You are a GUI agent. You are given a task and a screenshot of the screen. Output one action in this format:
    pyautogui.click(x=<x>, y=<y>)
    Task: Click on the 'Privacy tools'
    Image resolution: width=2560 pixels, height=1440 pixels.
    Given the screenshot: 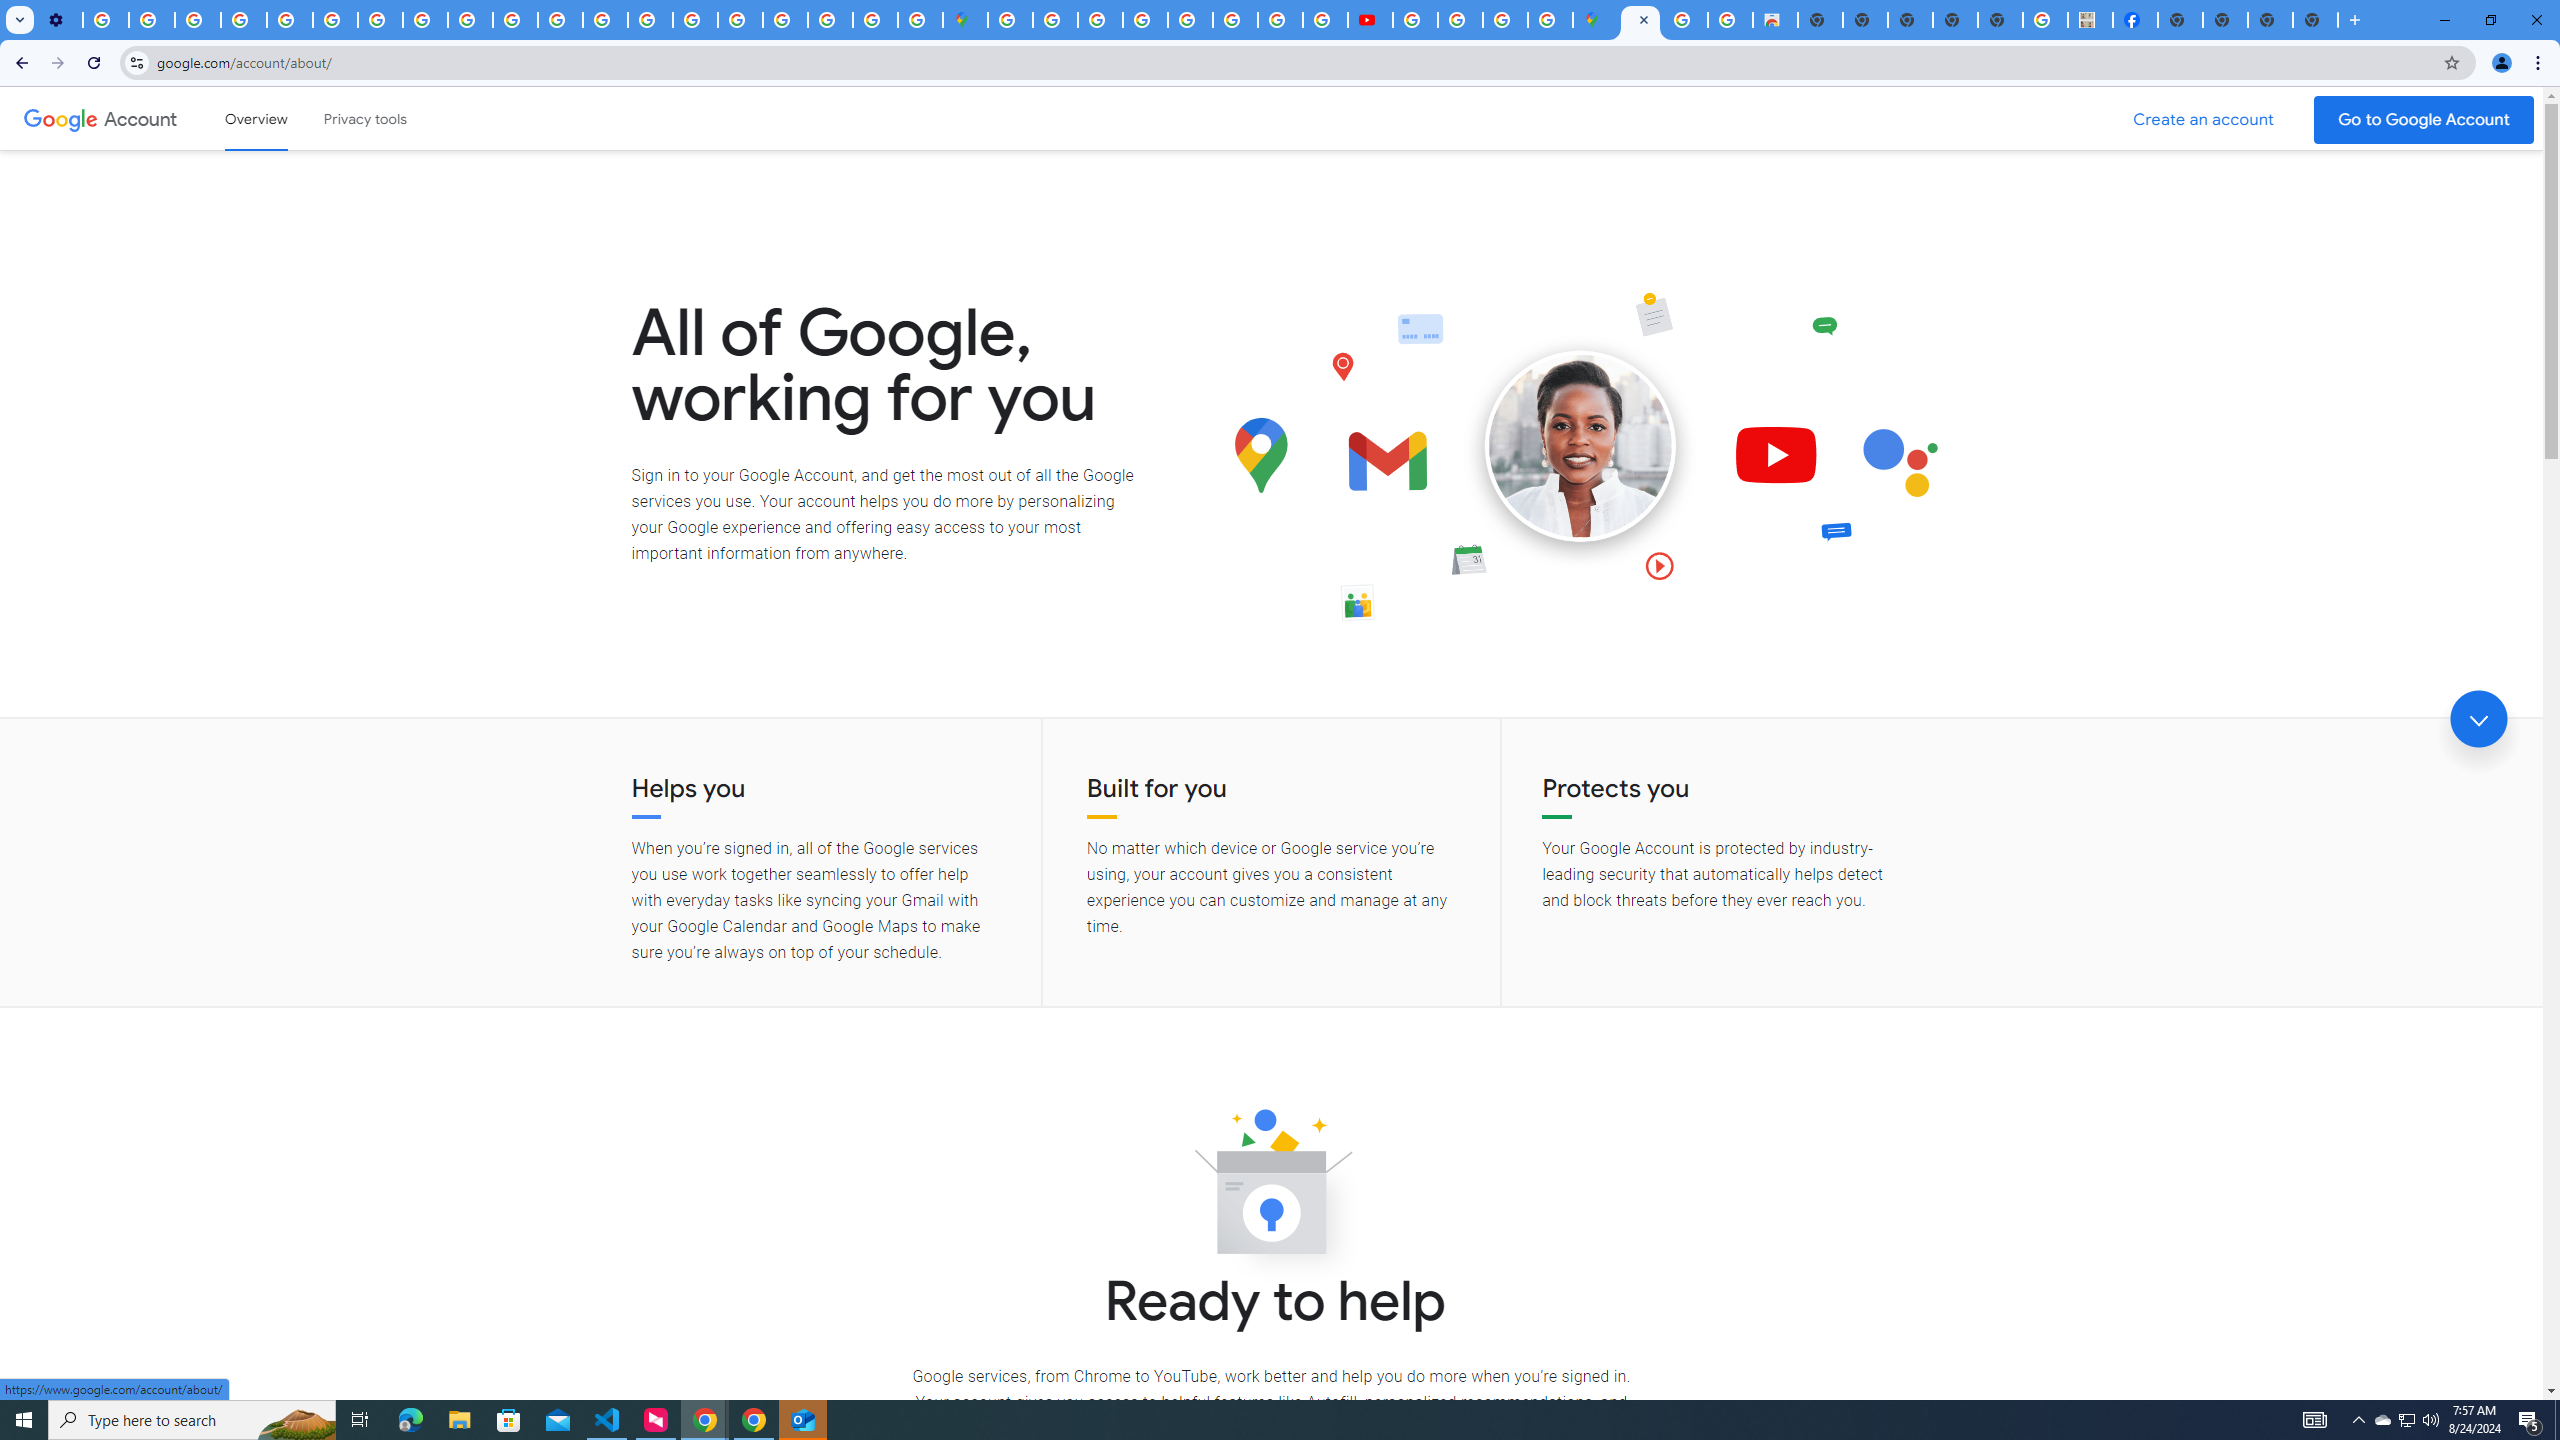 What is the action you would take?
    pyautogui.click(x=363, y=118)
    